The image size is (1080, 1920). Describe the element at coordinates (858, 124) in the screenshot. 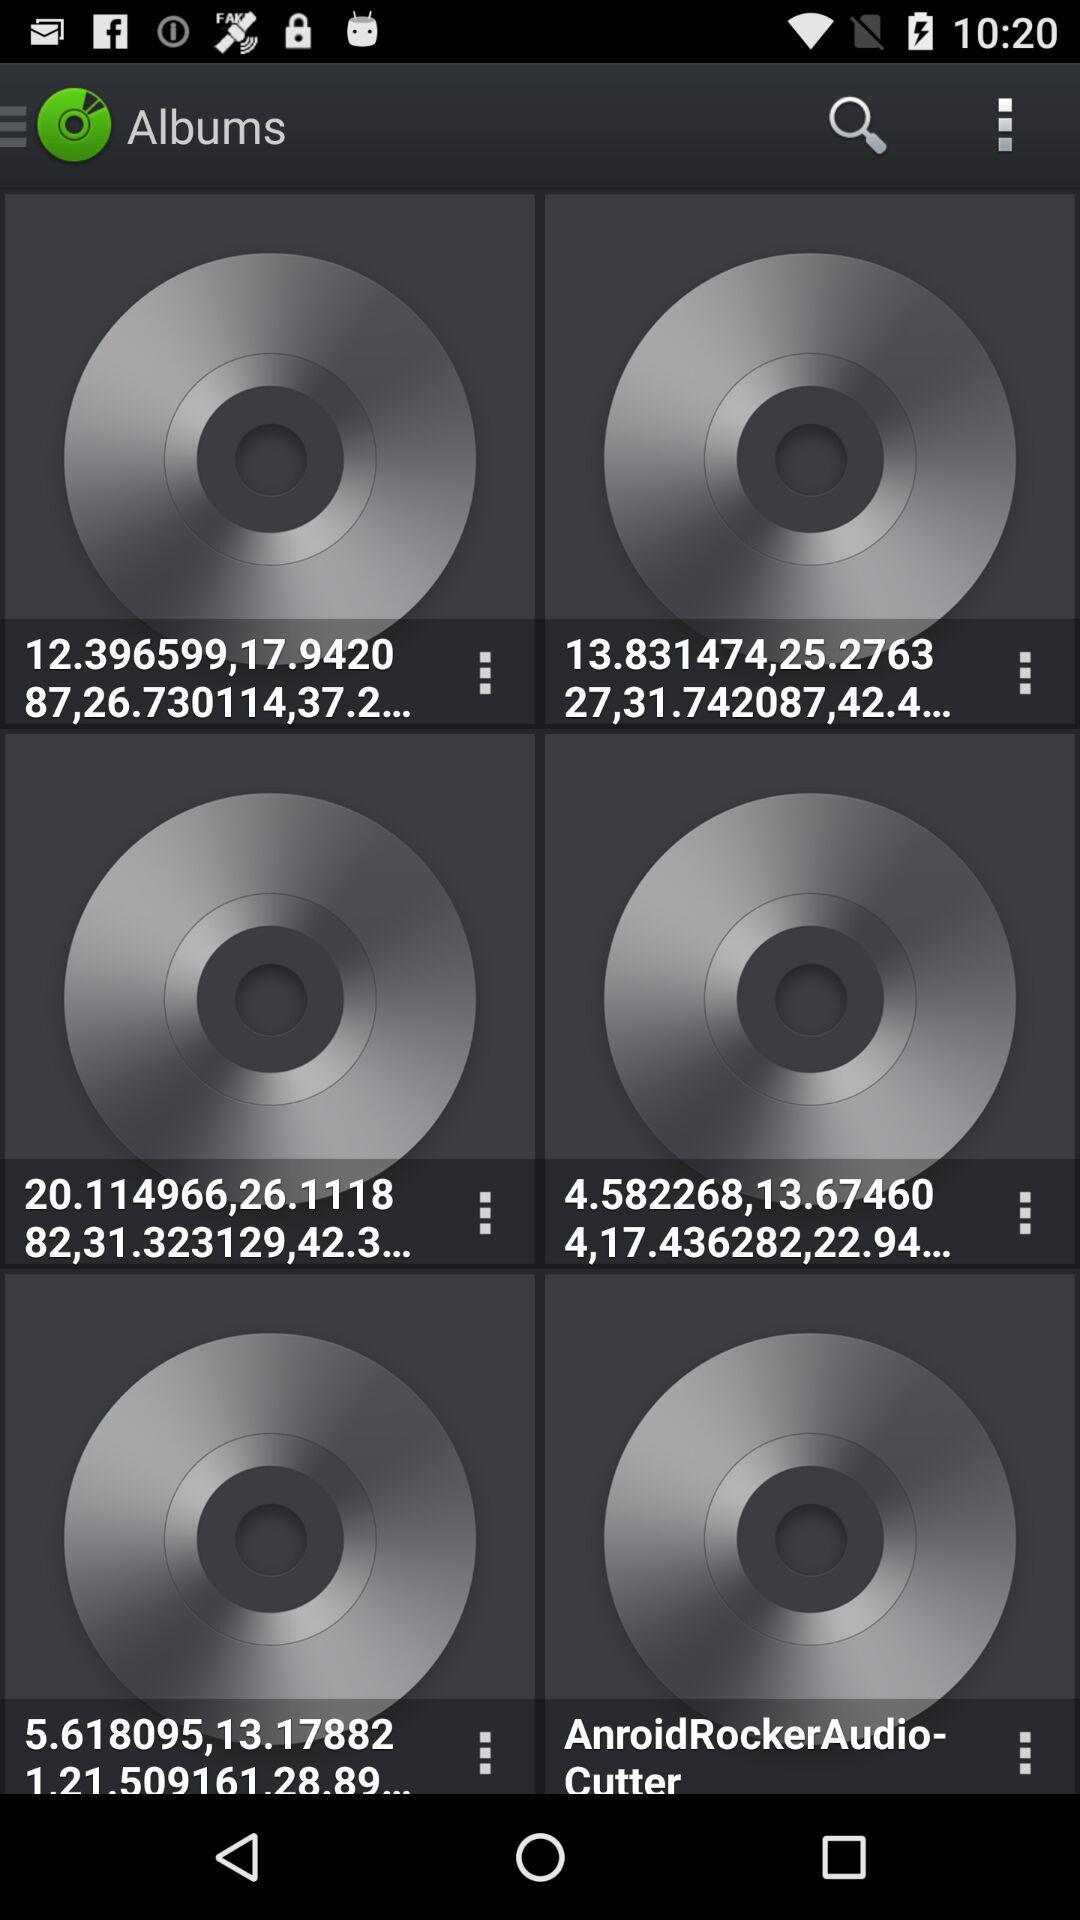

I see `the search icon` at that location.